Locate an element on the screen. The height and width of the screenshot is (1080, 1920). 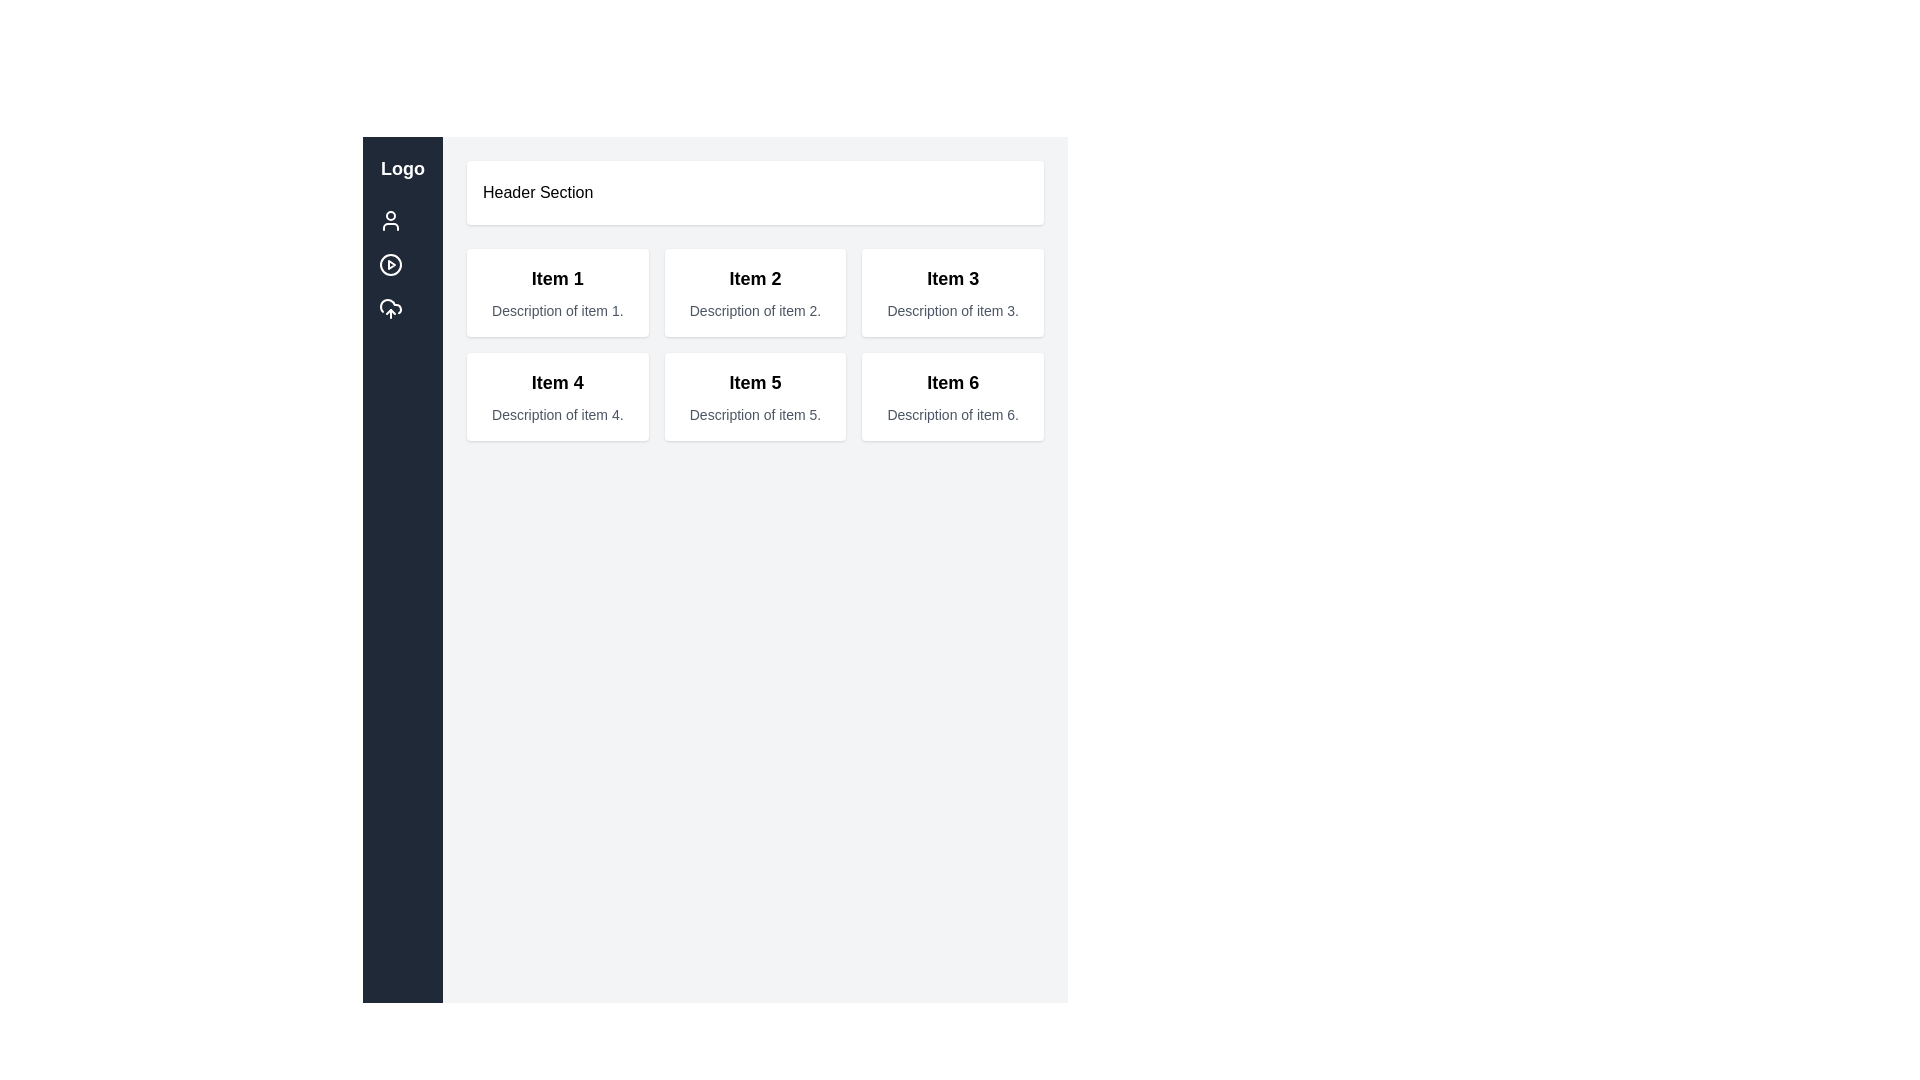
the navigation button located in the left sidebar, second position, used to initiate media playback, via keyboard navigation is located at coordinates (402, 264).